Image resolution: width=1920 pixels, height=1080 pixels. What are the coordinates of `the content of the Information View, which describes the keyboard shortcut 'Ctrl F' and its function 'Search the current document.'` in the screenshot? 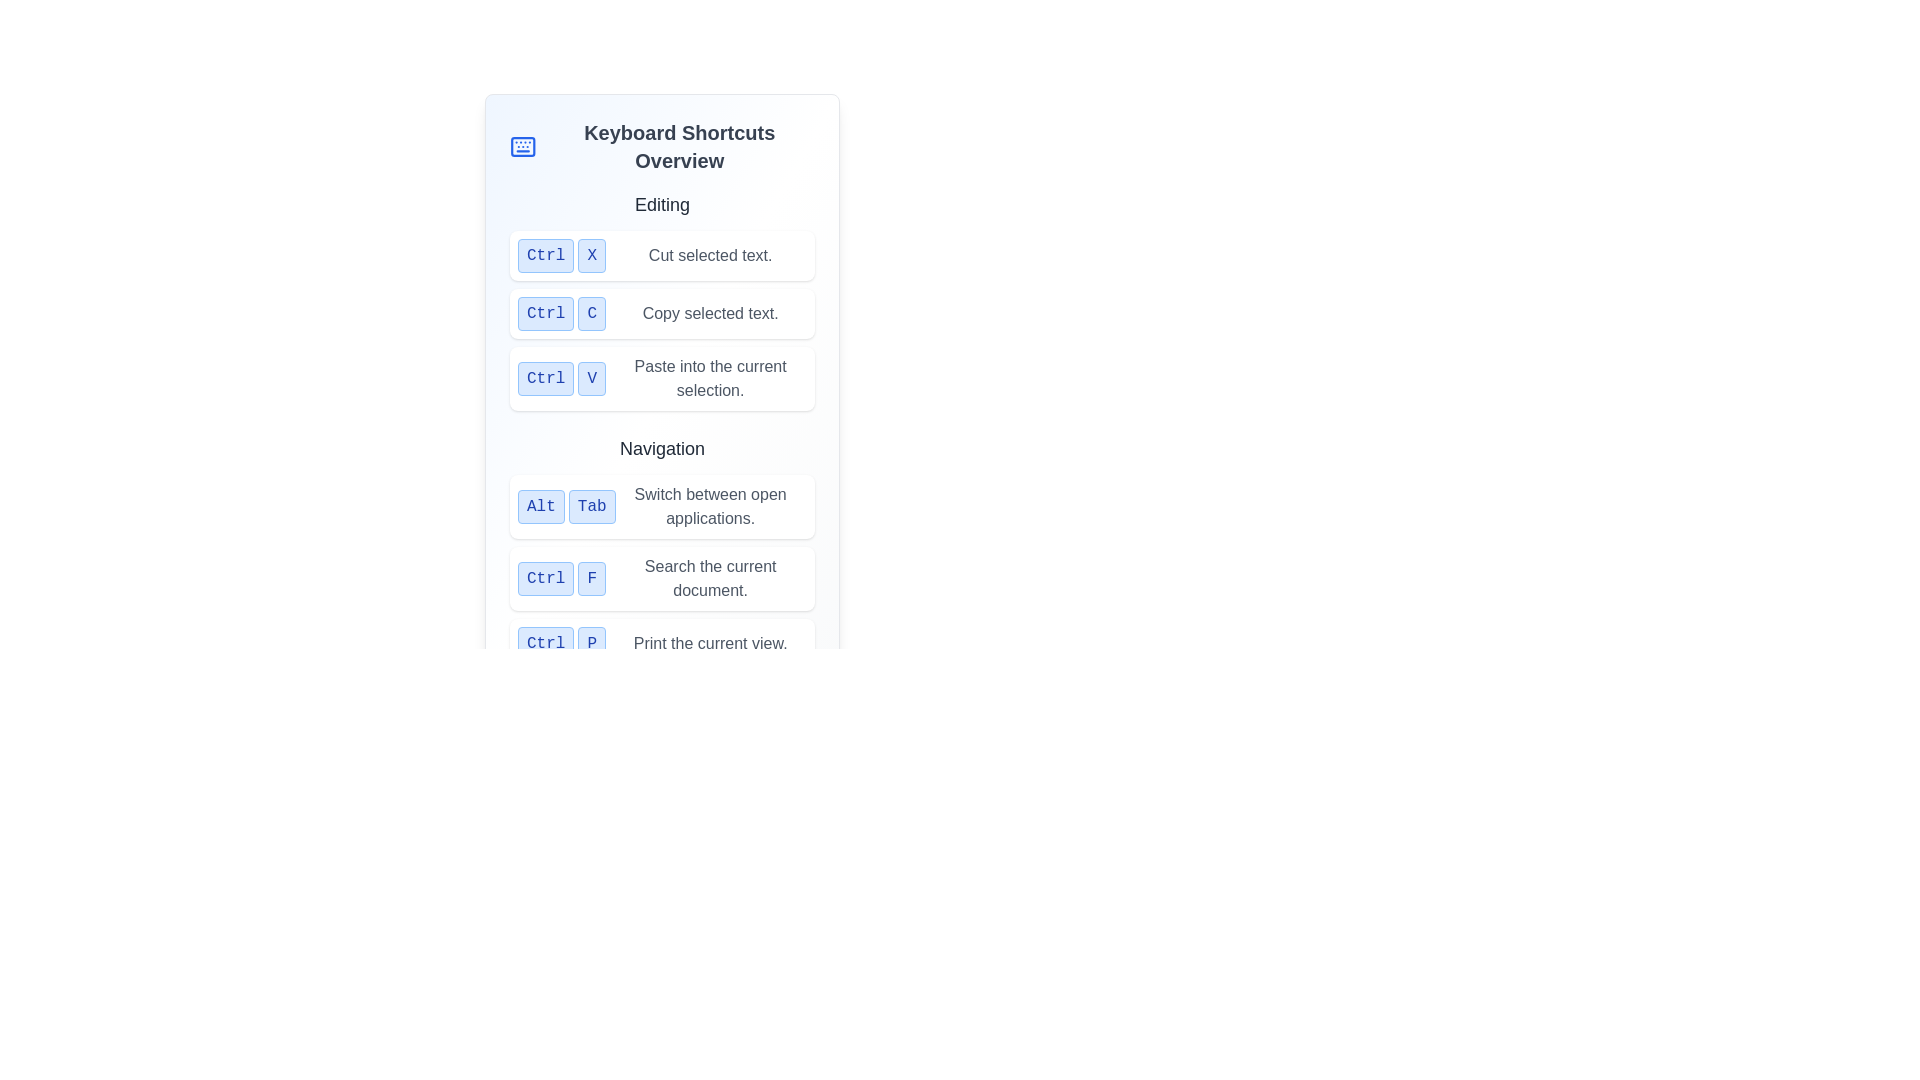 It's located at (662, 571).